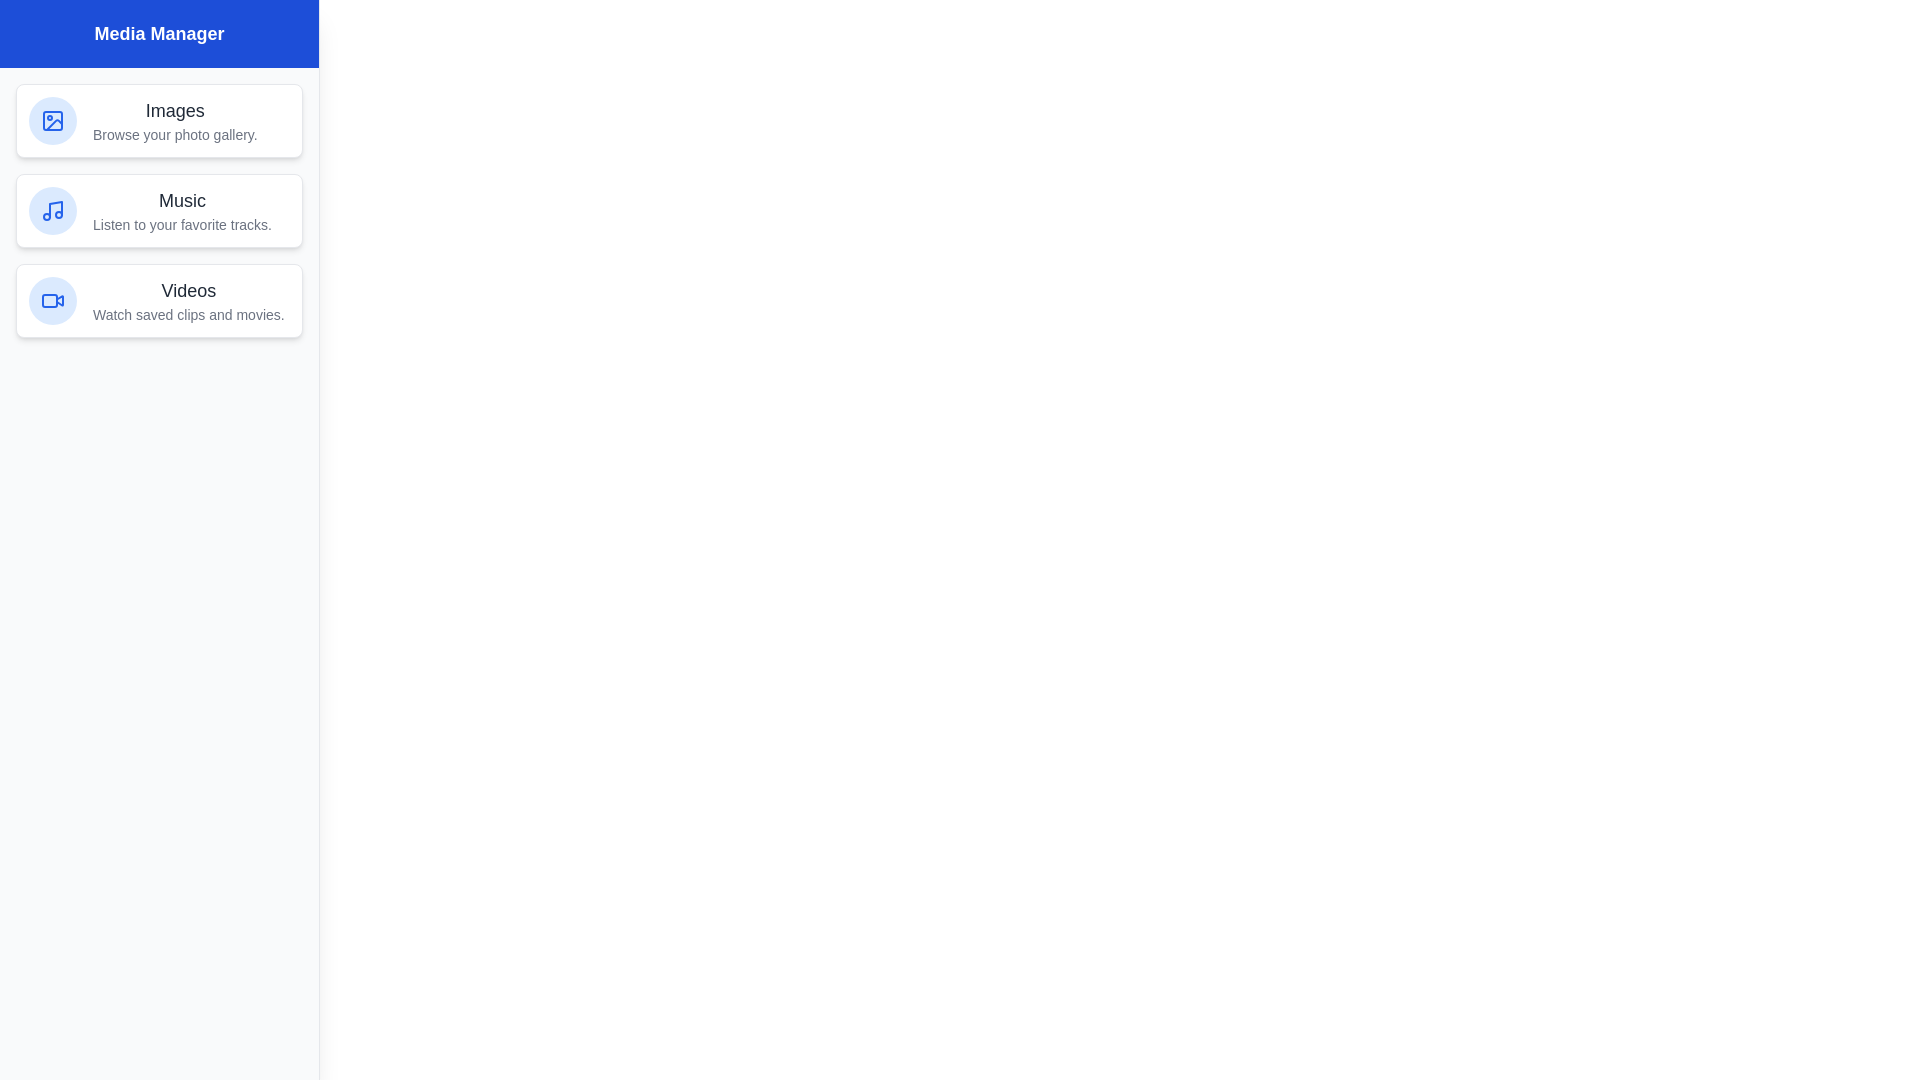 The width and height of the screenshot is (1920, 1080). Describe the element at coordinates (52, 211) in the screenshot. I see `the icon of the Music media section` at that location.